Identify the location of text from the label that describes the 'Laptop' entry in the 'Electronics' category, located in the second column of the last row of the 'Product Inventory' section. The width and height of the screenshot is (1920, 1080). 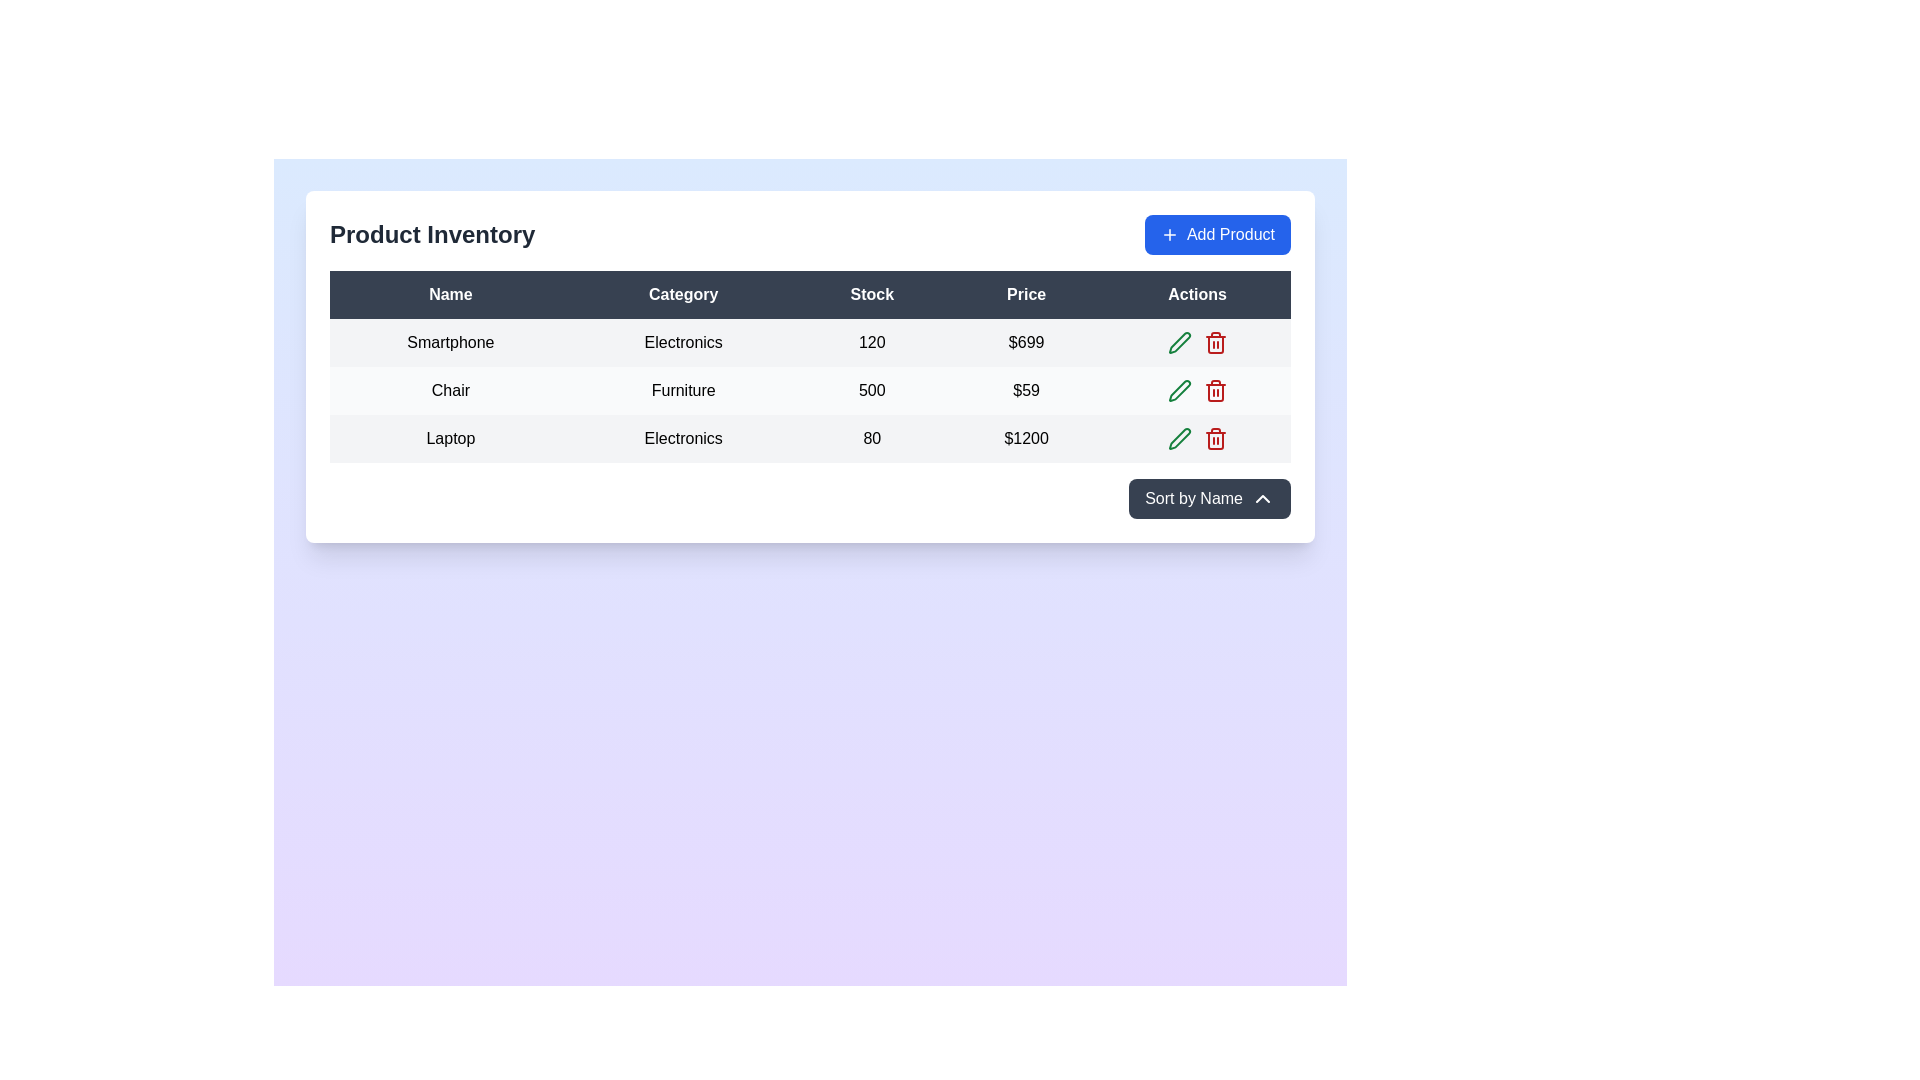
(683, 438).